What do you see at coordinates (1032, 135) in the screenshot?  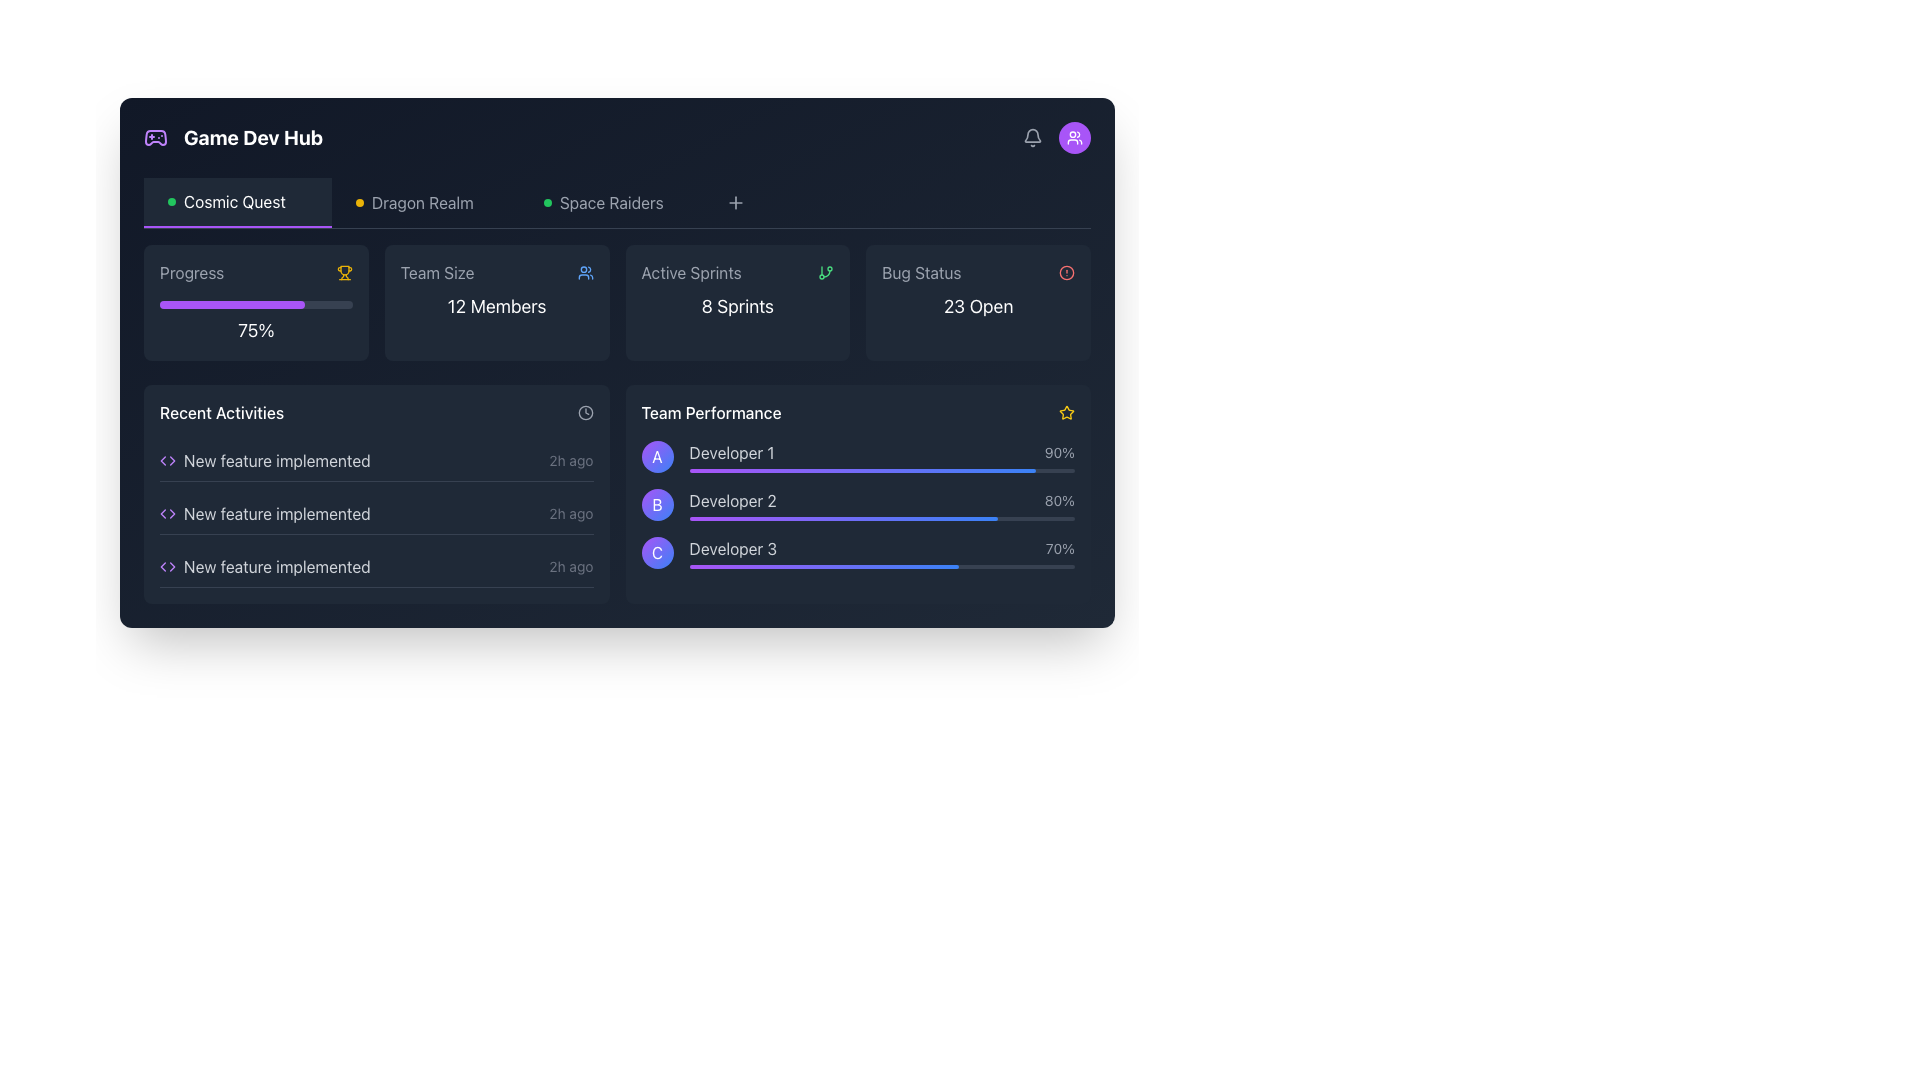 I see `the notification icon in the top-right corner of the interface` at bounding box center [1032, 135].